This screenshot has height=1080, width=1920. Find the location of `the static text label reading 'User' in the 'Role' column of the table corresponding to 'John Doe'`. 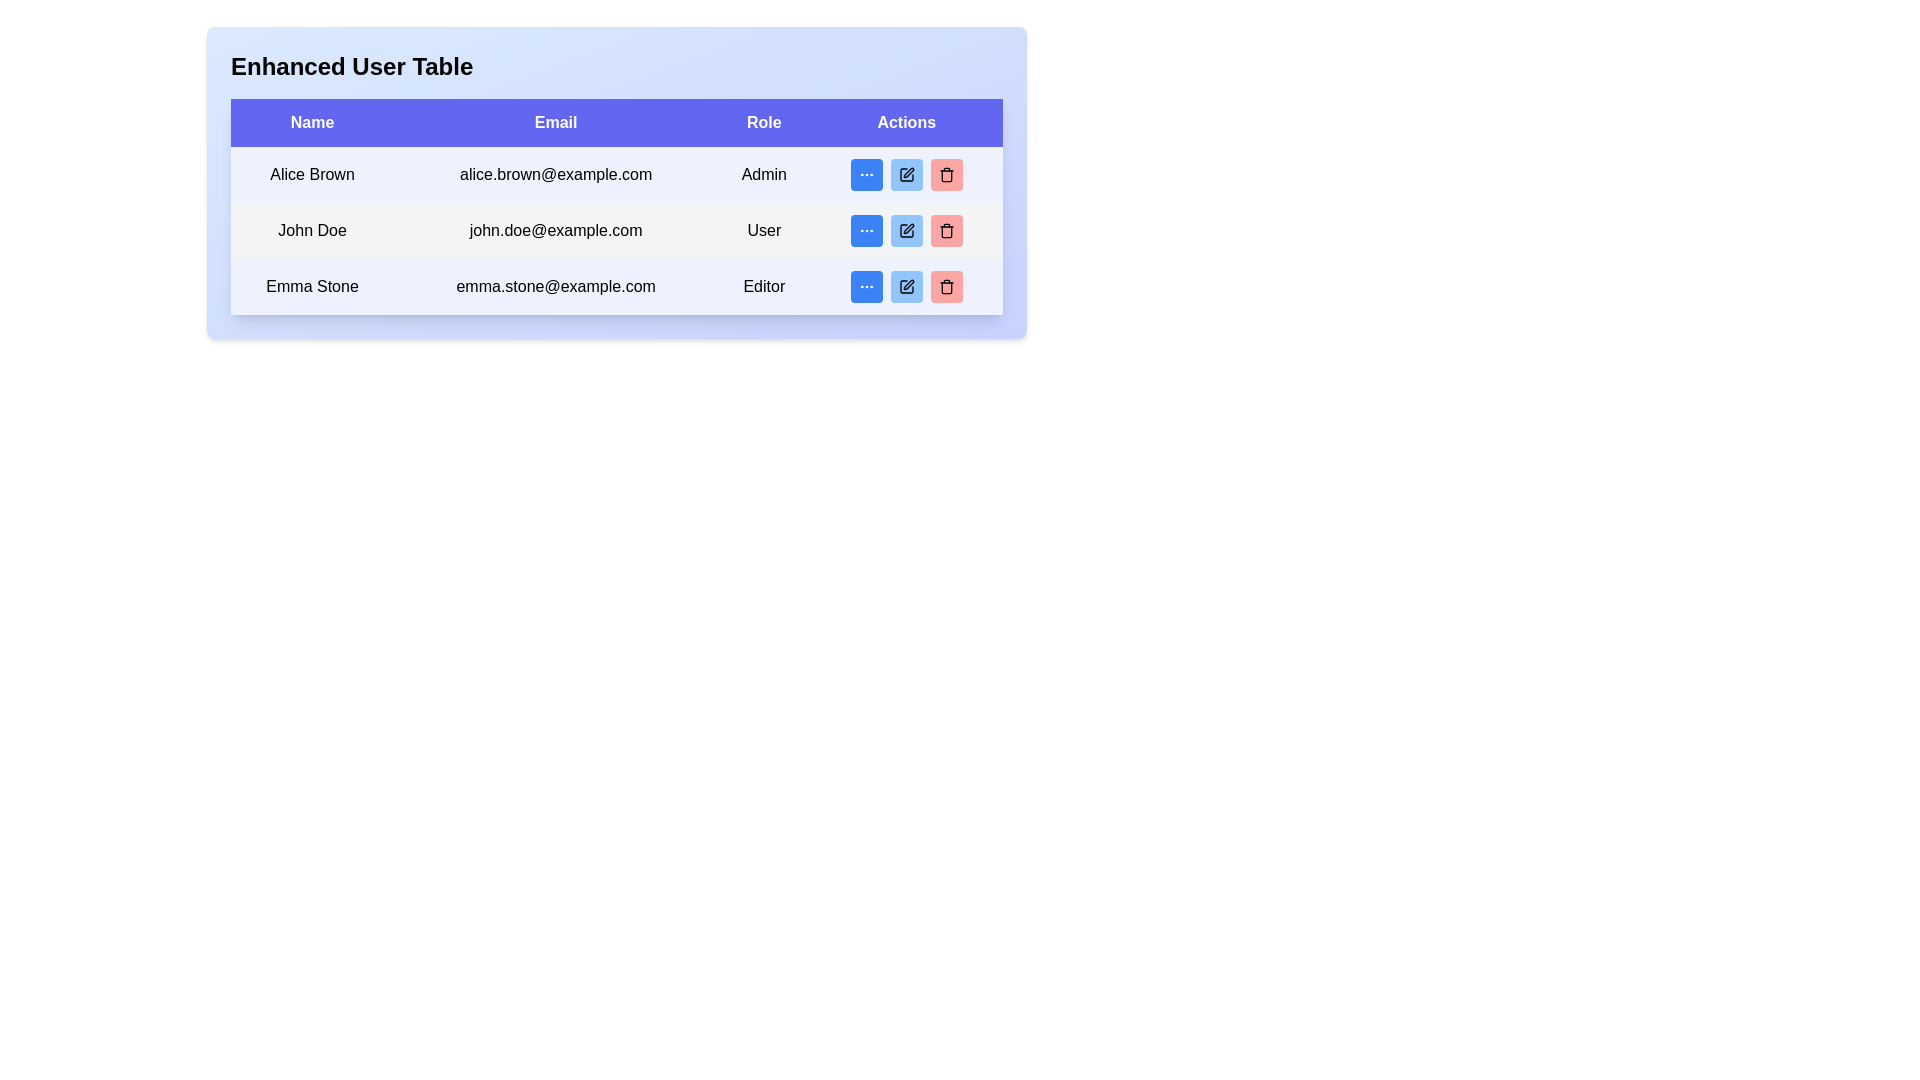

the static text label reading 'User' in the 'Role' column of the table corresponding to 'John Doe' is located at coordinates (763, 230).